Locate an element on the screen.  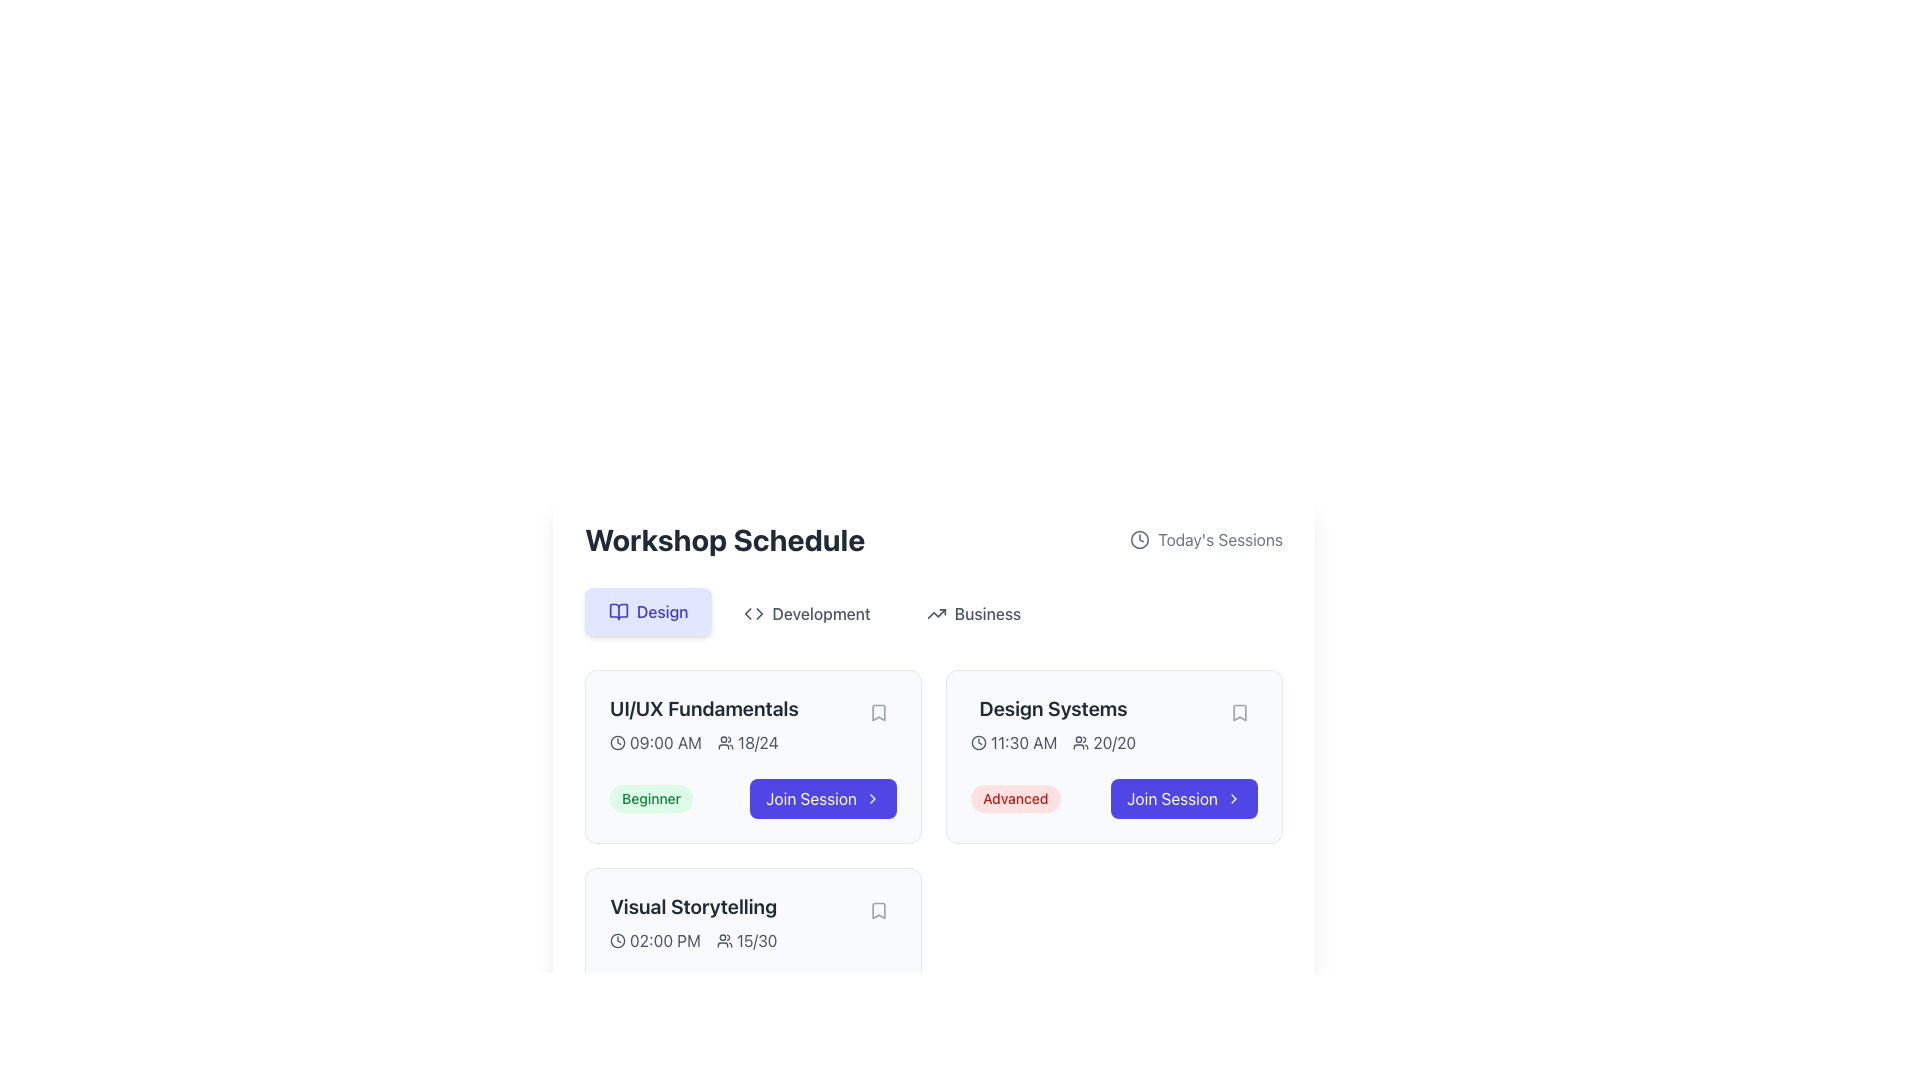
the 'Join Session' button located at the bottom of the 'UI/UX Fundamentals' section, which features a light green label reading 'Beginner' and a blue rectangular button with a right arrow icon is located at coordinates (752, 797).